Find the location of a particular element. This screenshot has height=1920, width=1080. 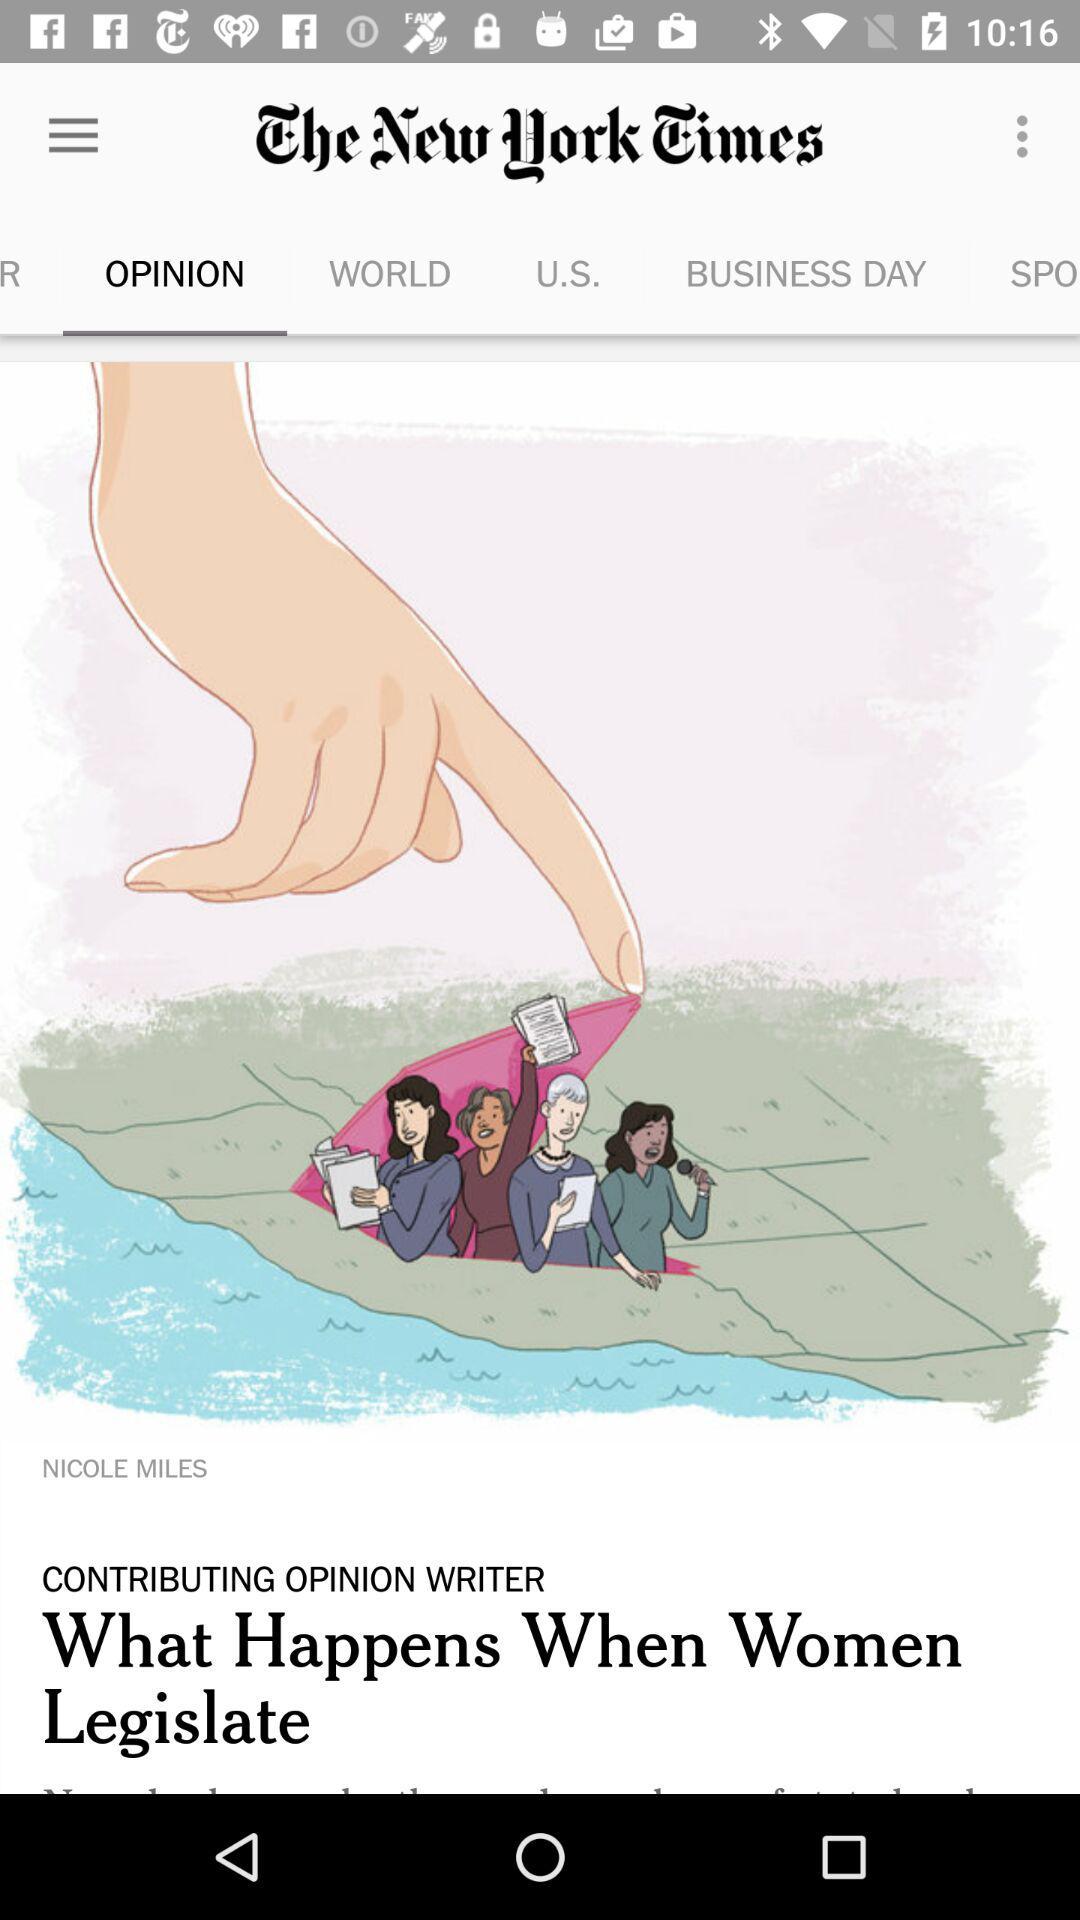

the sports is located at coordinates (1024, 272).